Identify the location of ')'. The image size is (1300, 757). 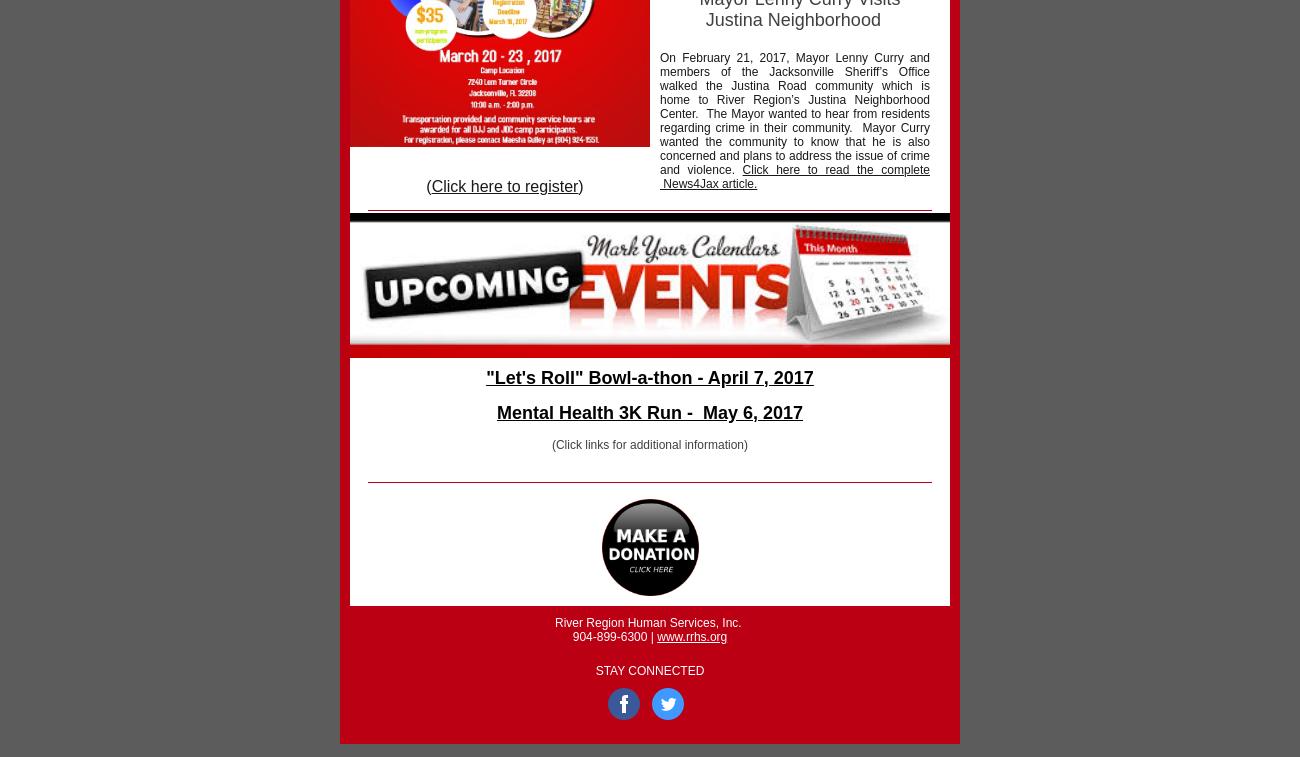
(579, 185).